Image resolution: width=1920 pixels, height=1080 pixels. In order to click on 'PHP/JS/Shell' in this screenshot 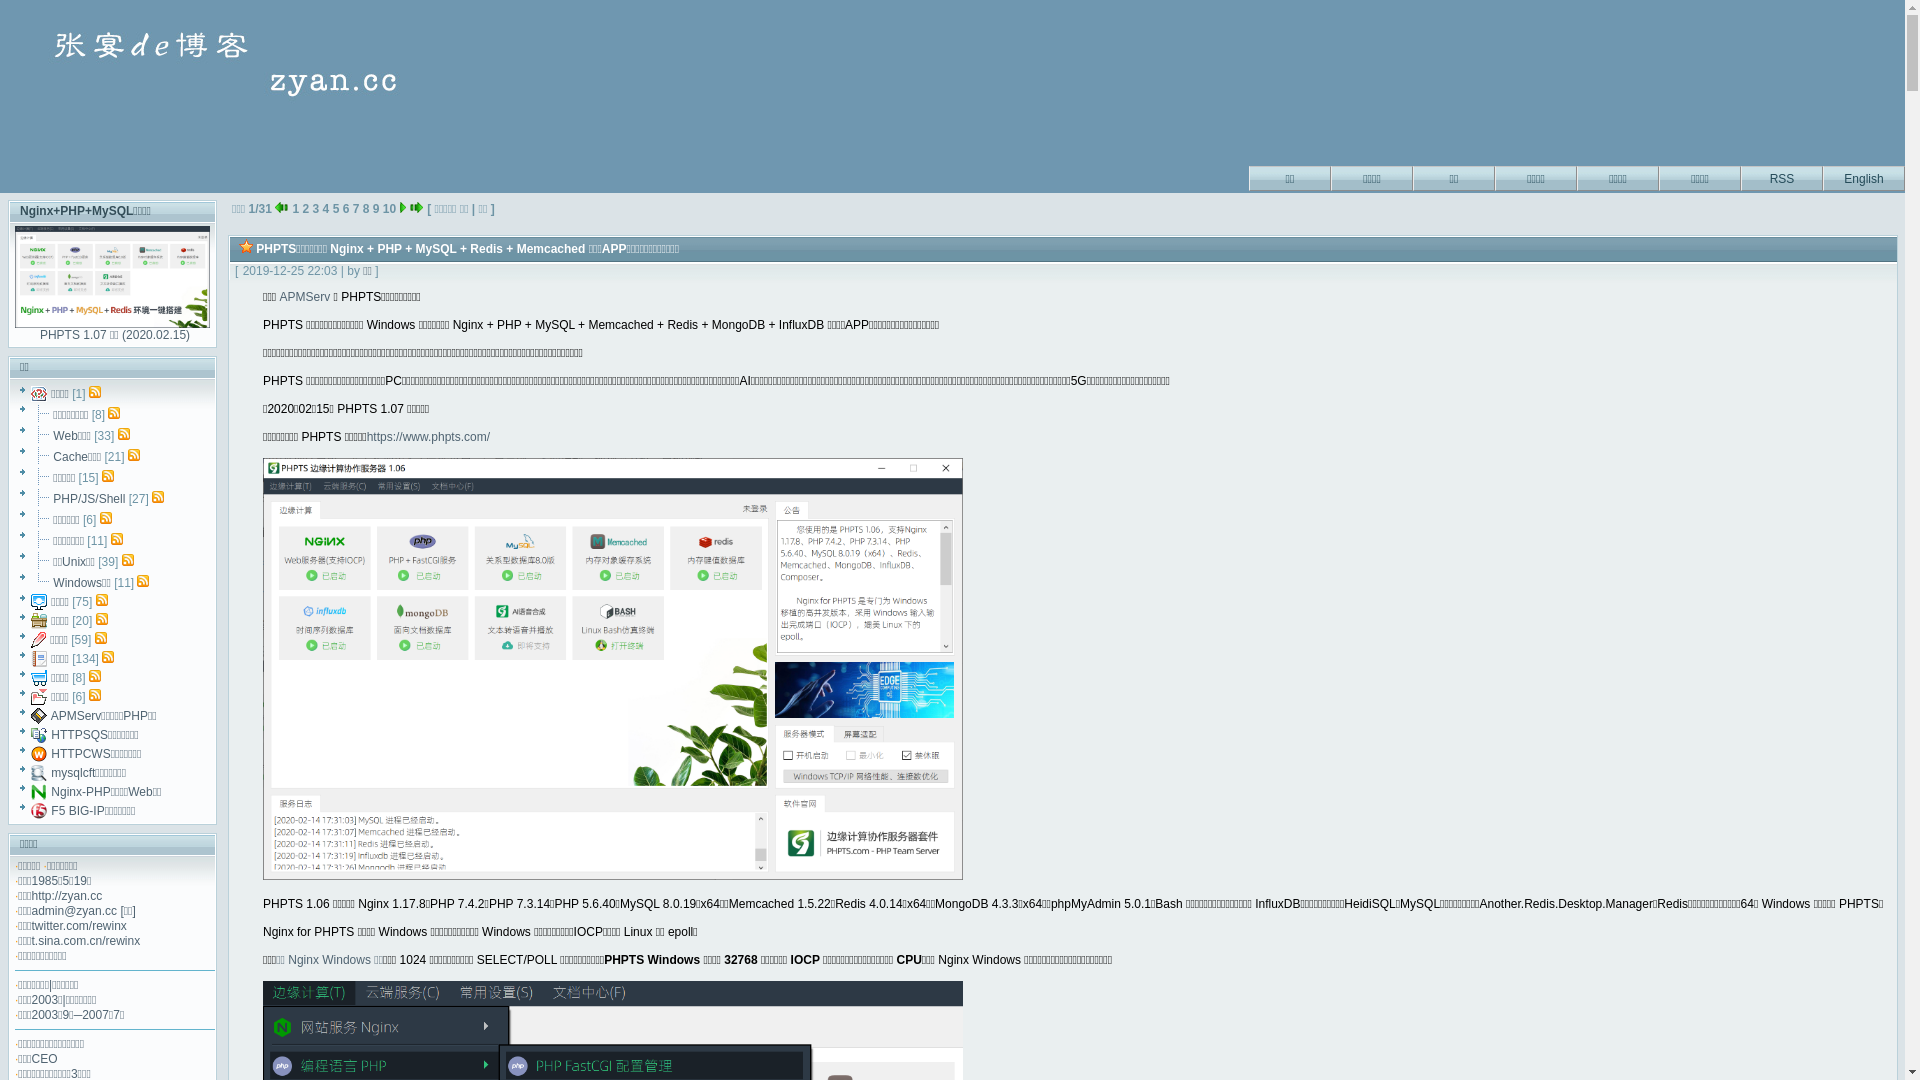, I will do `click(88, 497)`.